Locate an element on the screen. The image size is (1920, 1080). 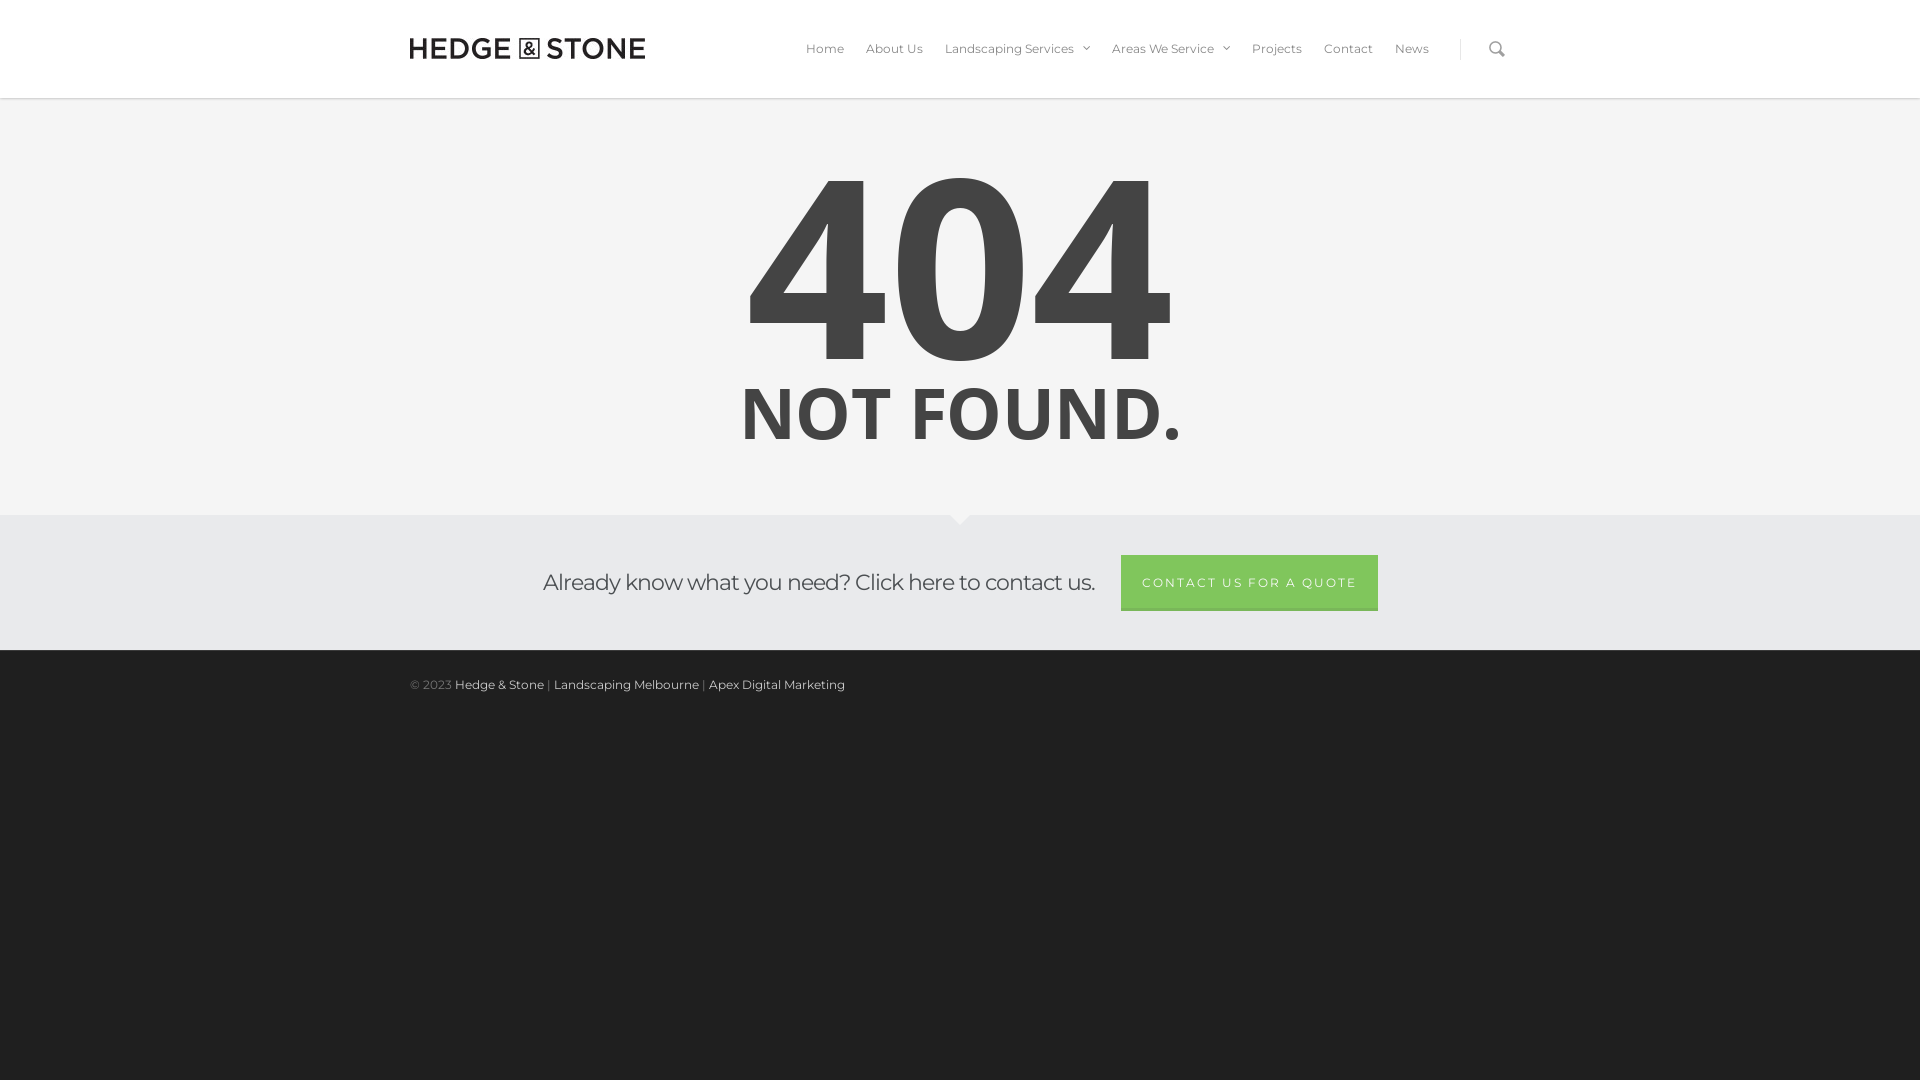
'Contact' is located at coordinates (1348, 61).